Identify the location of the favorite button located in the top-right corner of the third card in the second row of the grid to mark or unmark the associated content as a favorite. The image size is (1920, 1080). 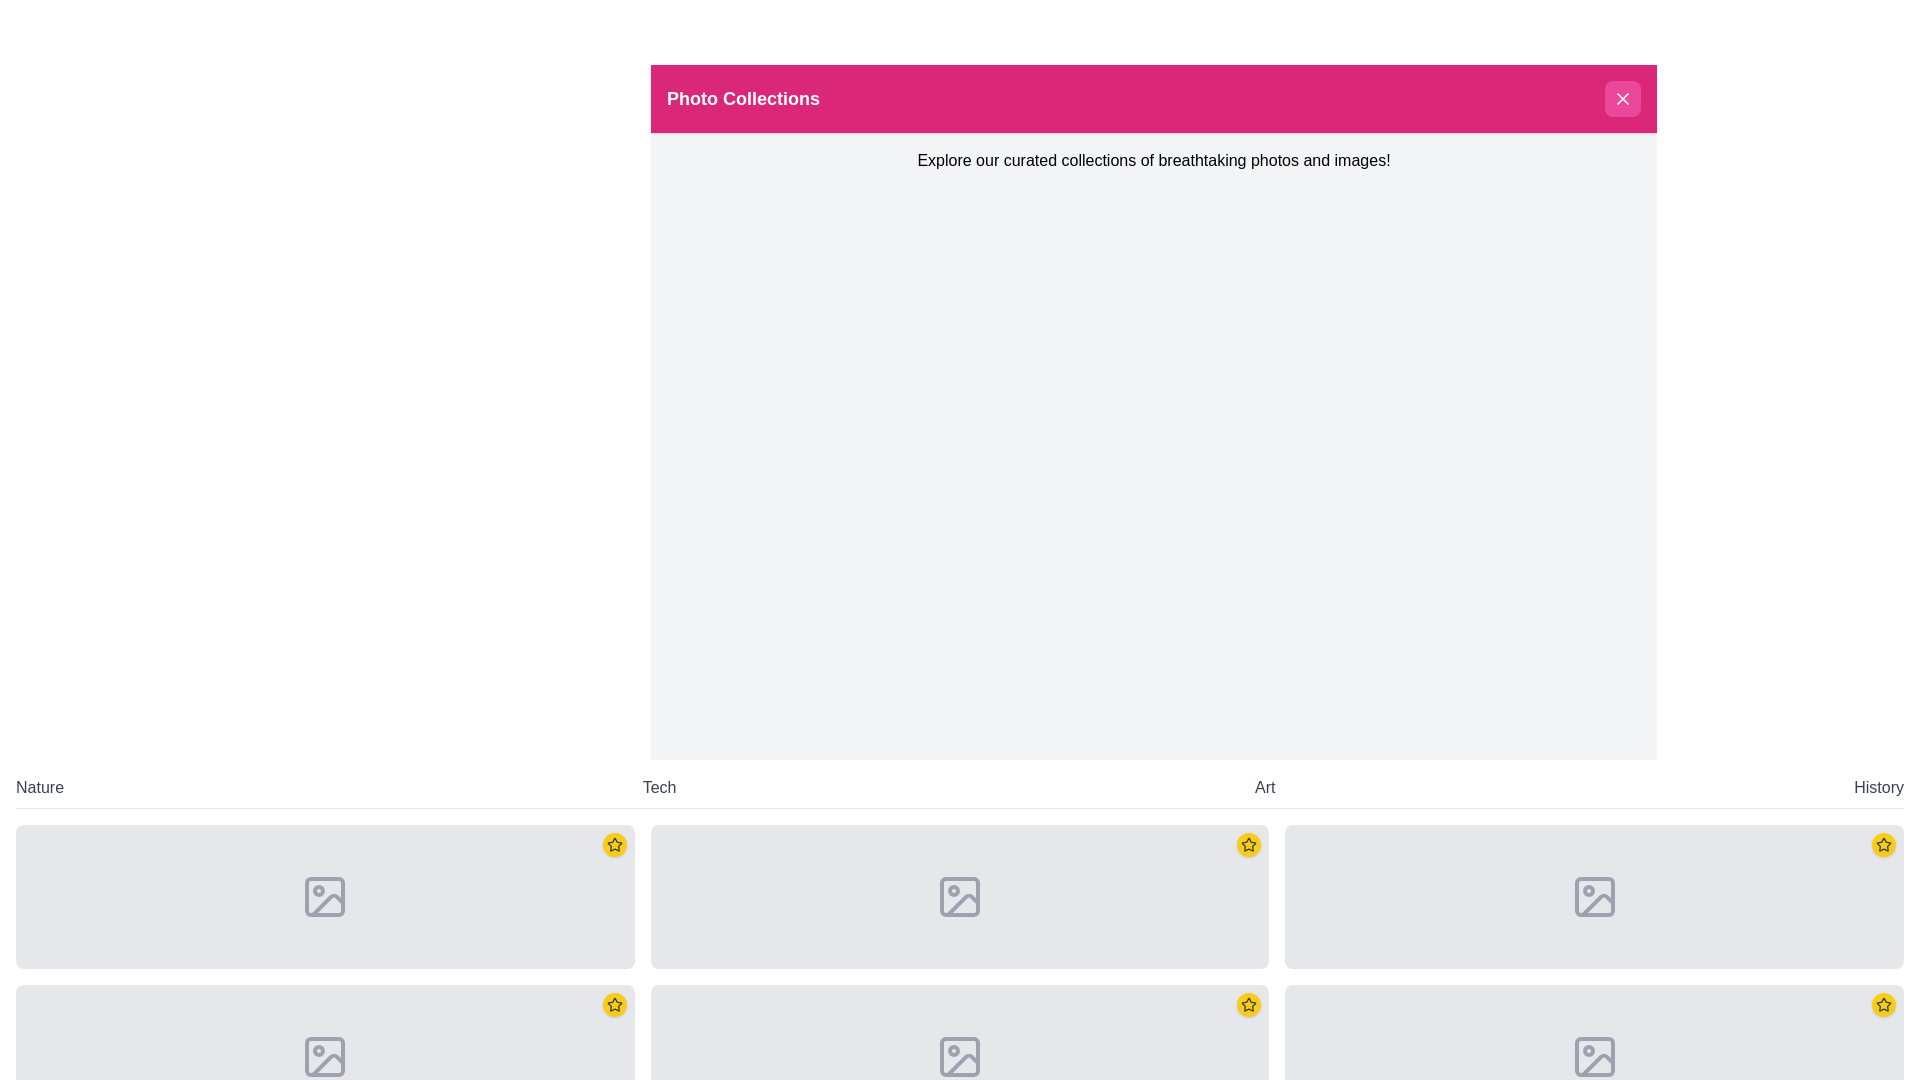
(1248, 1005).